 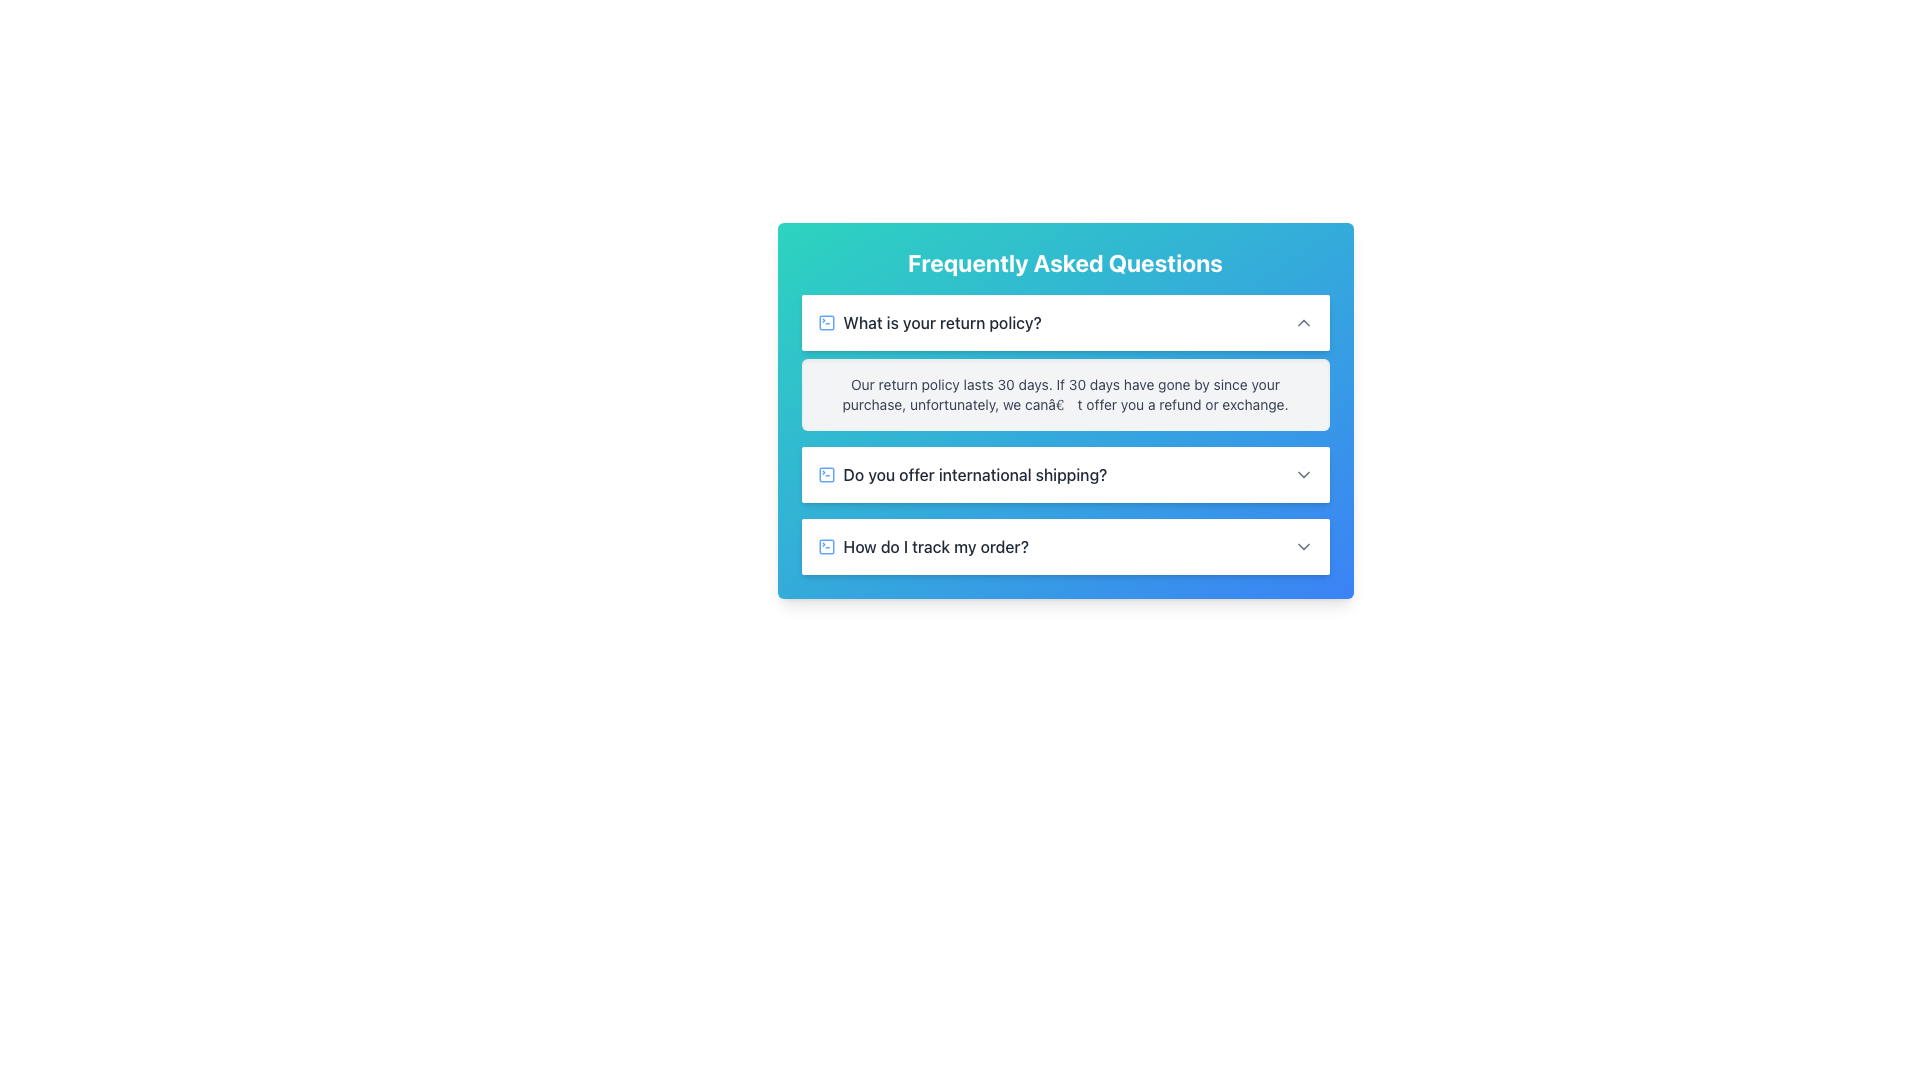 I want to click on the collapsible section titled 'What is your return policy?', so click(x=1064, y=362).